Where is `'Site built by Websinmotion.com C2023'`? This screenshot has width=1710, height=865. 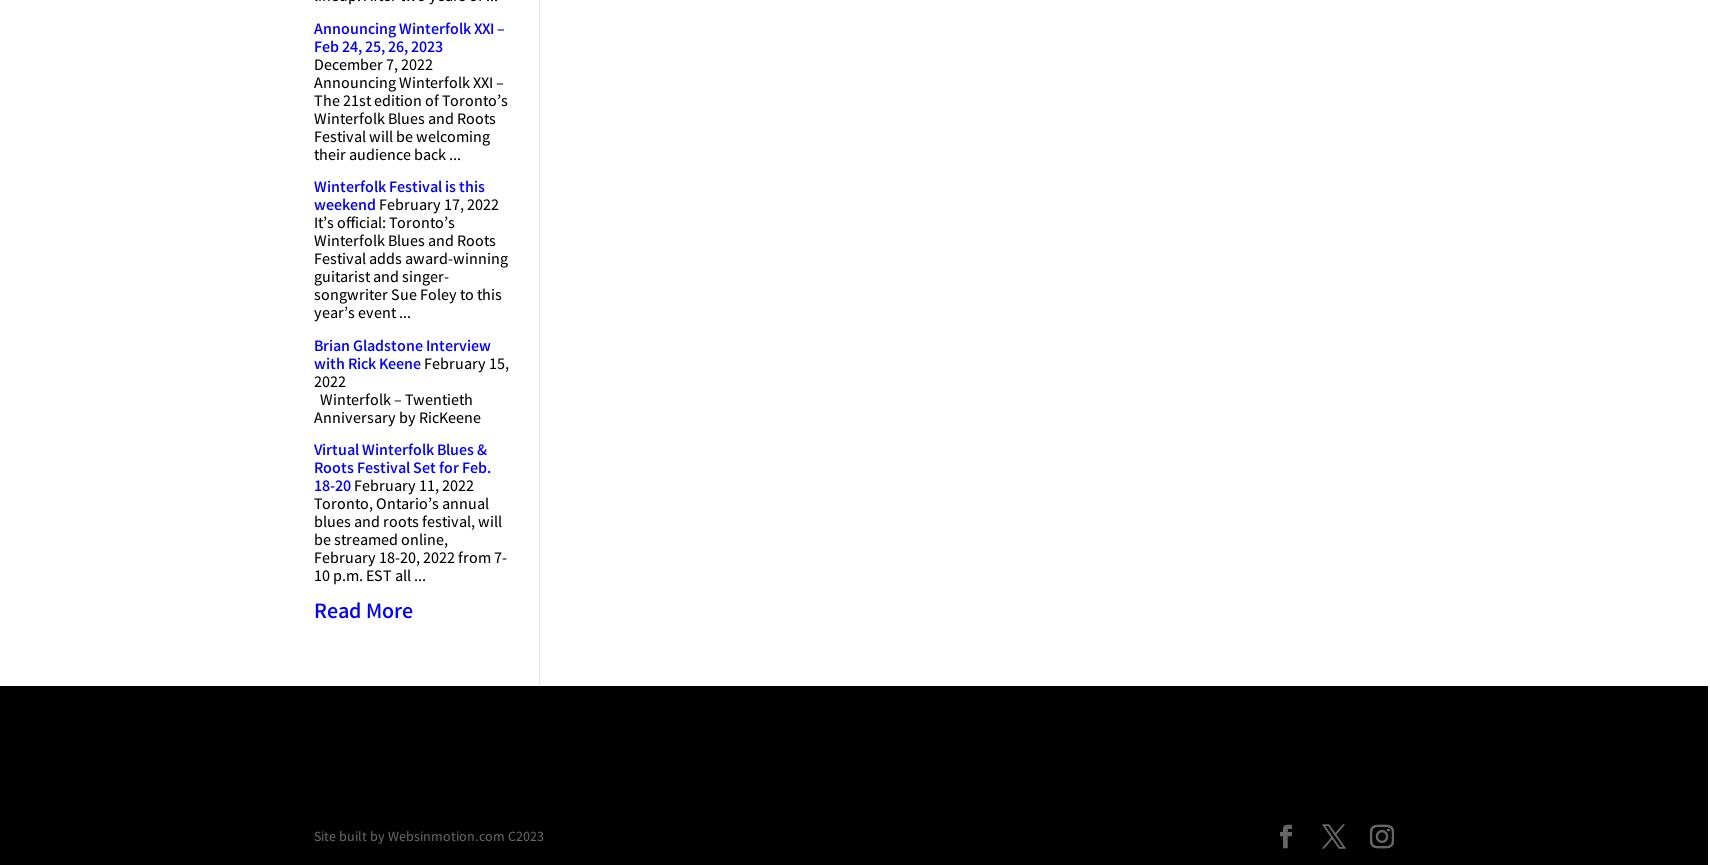 'Site built by Websinmotion.com C2023' is located at coordinates (429, 835).